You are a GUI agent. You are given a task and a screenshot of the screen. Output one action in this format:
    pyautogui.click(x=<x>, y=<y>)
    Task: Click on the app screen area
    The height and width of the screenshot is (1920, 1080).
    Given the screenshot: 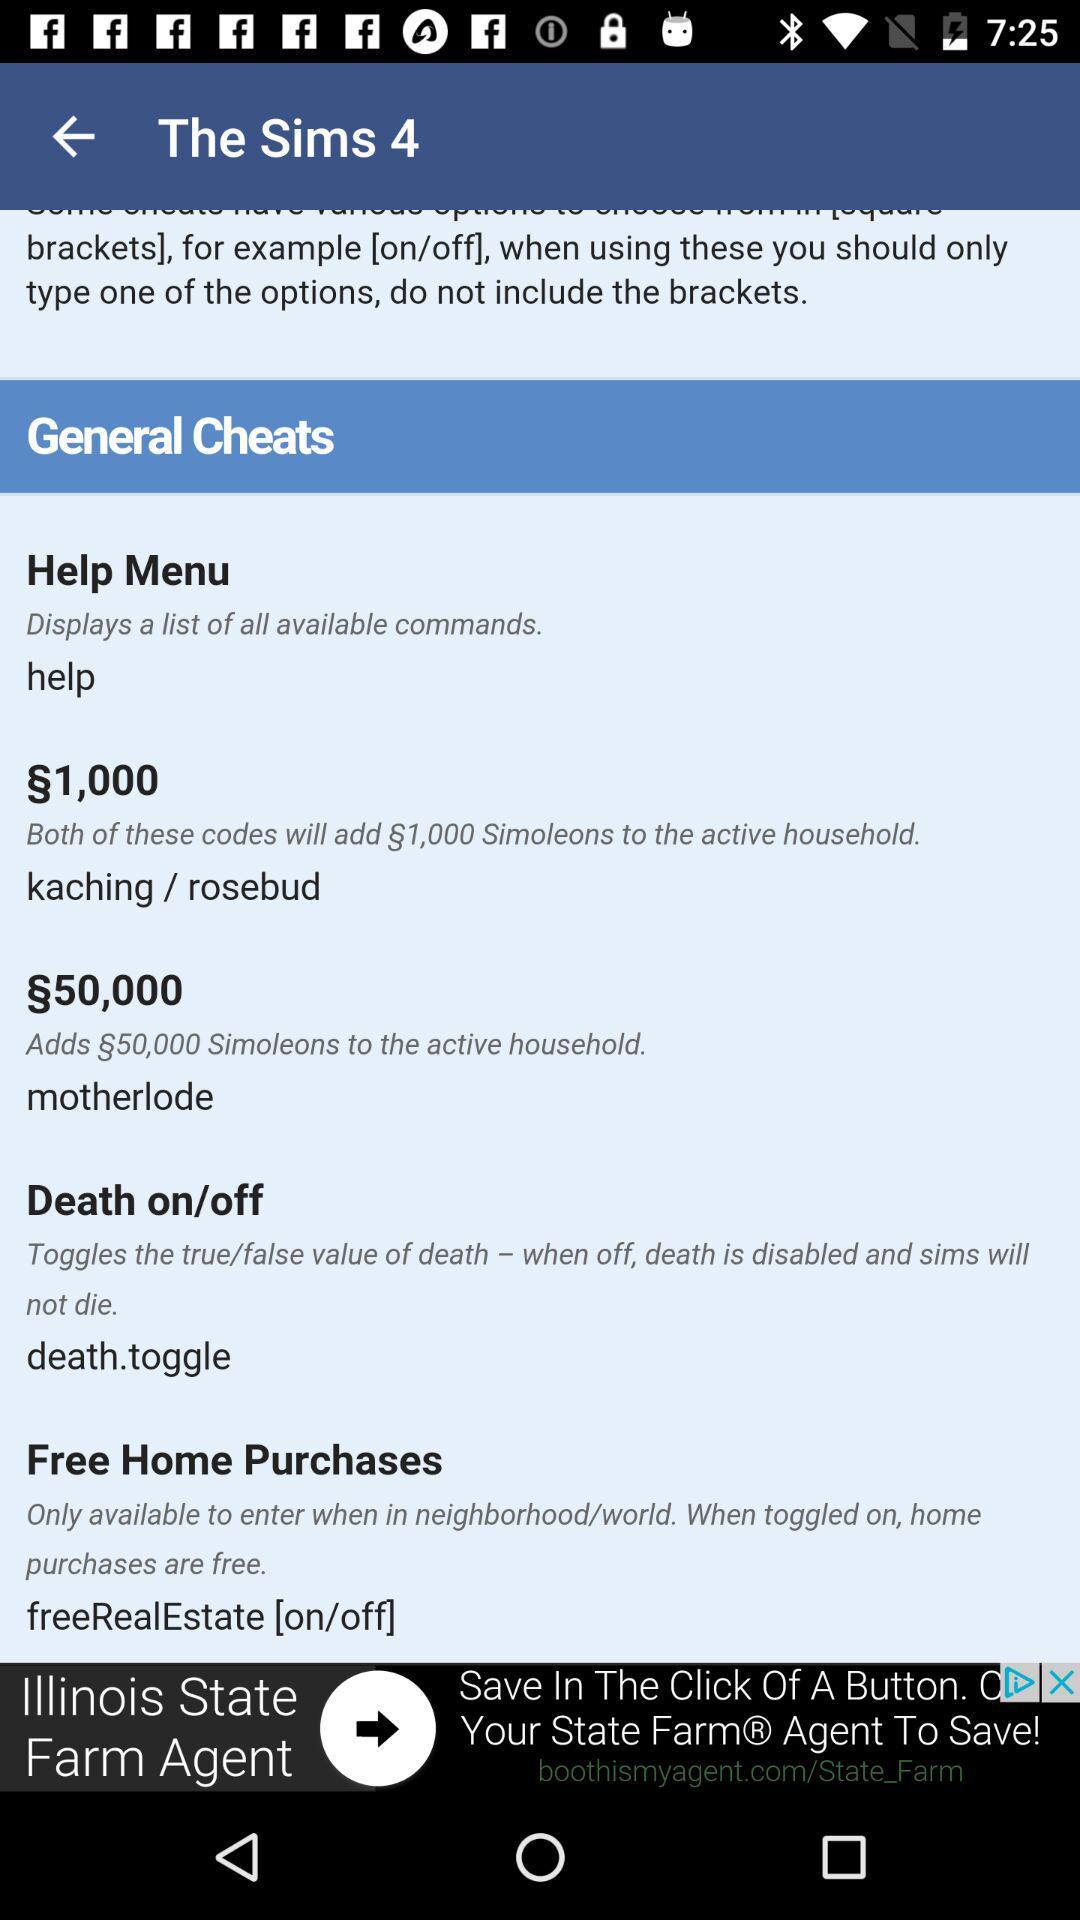 What is the action you would take?
    pyautogui.click(x=540, y=935)
    